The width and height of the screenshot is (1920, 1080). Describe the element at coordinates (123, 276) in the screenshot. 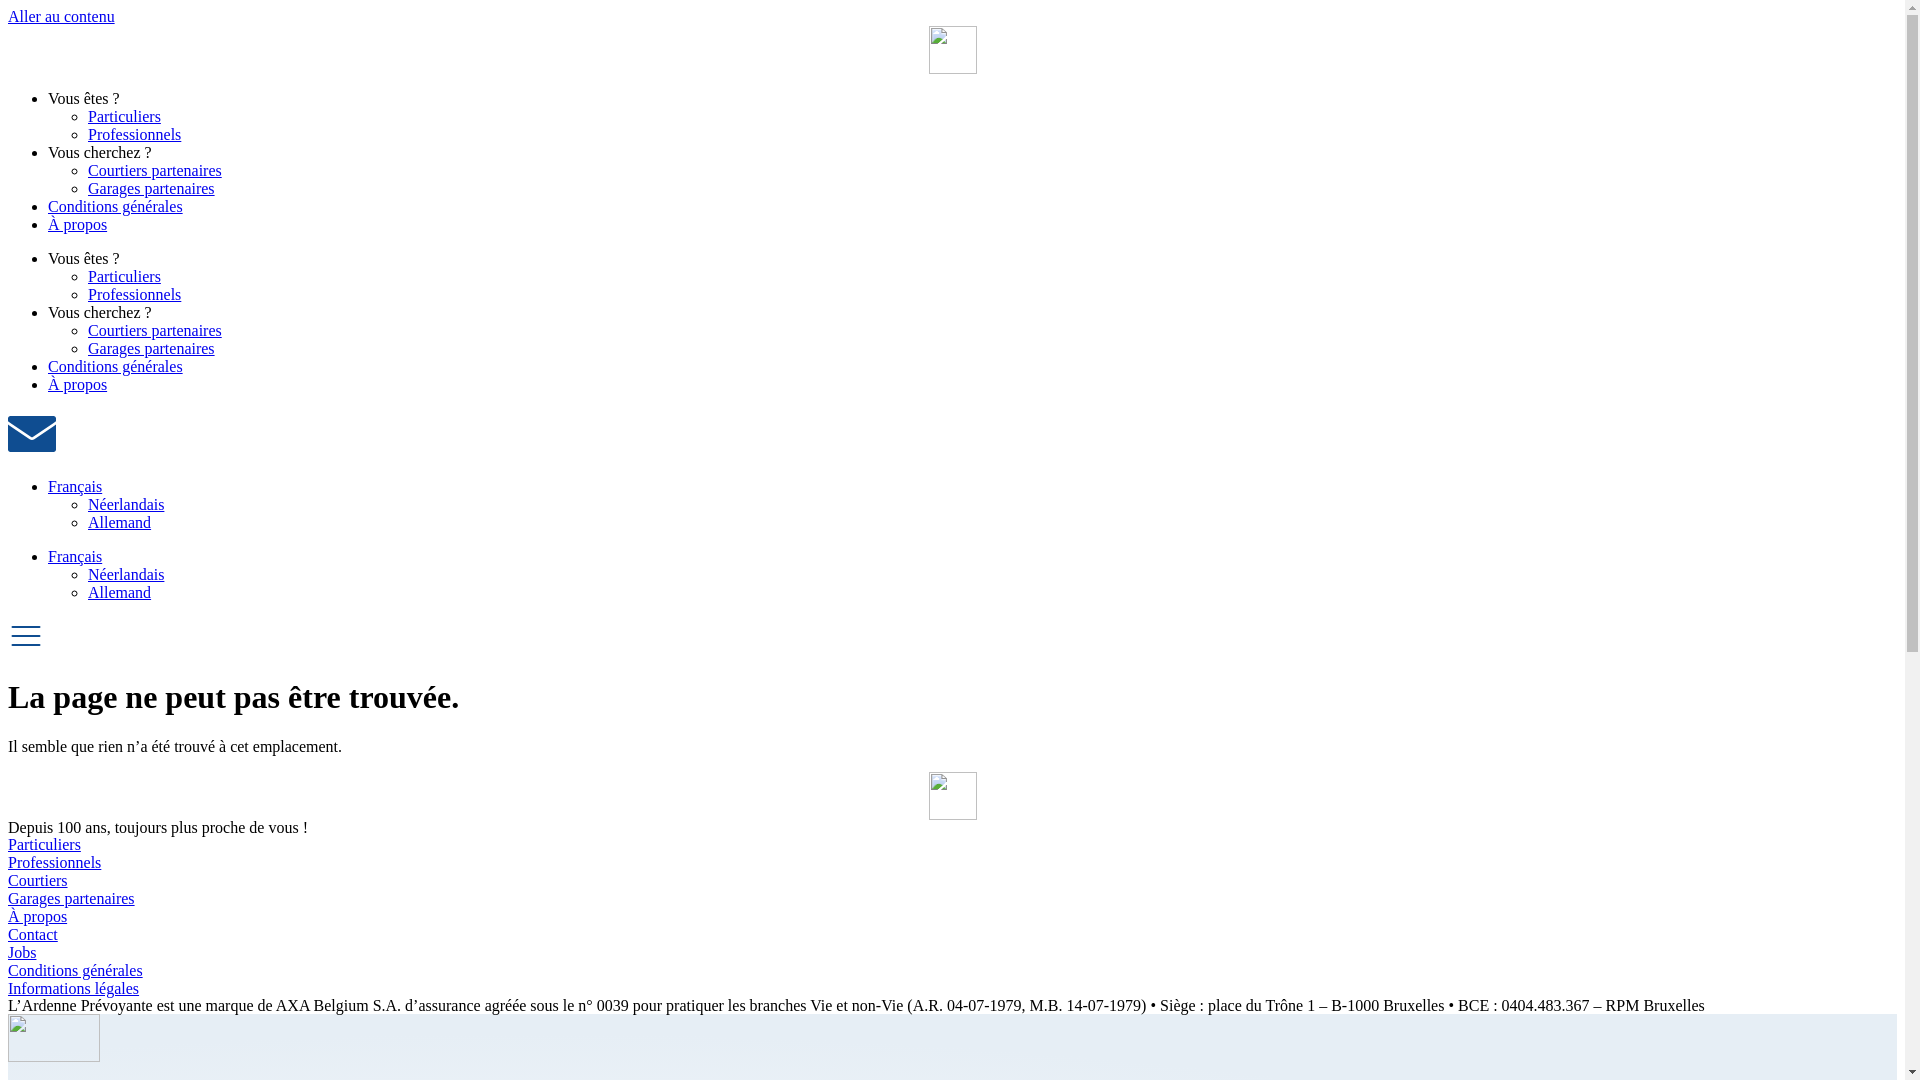

I see `'Particuliers'` at that location.